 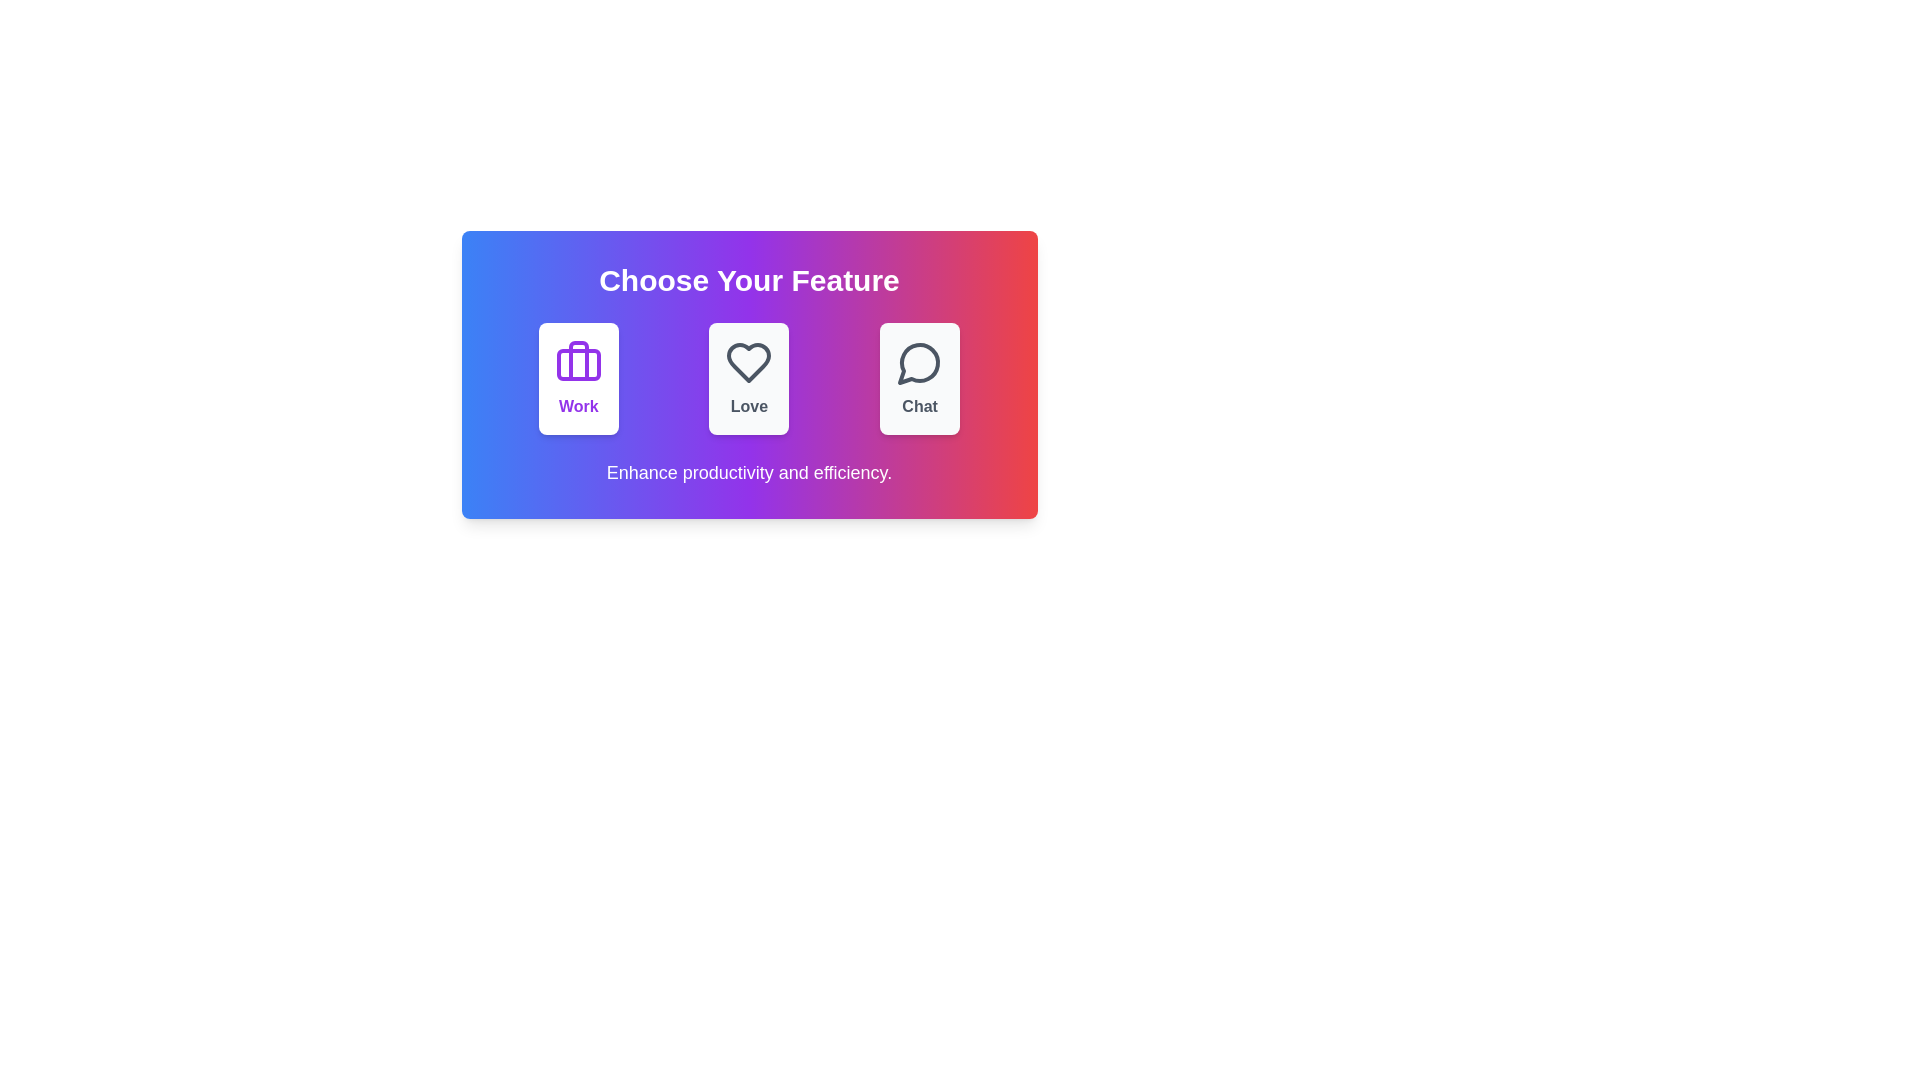 I want to click on the button labeled Chat to select the corresponding feature, so click(x=919, y=378).